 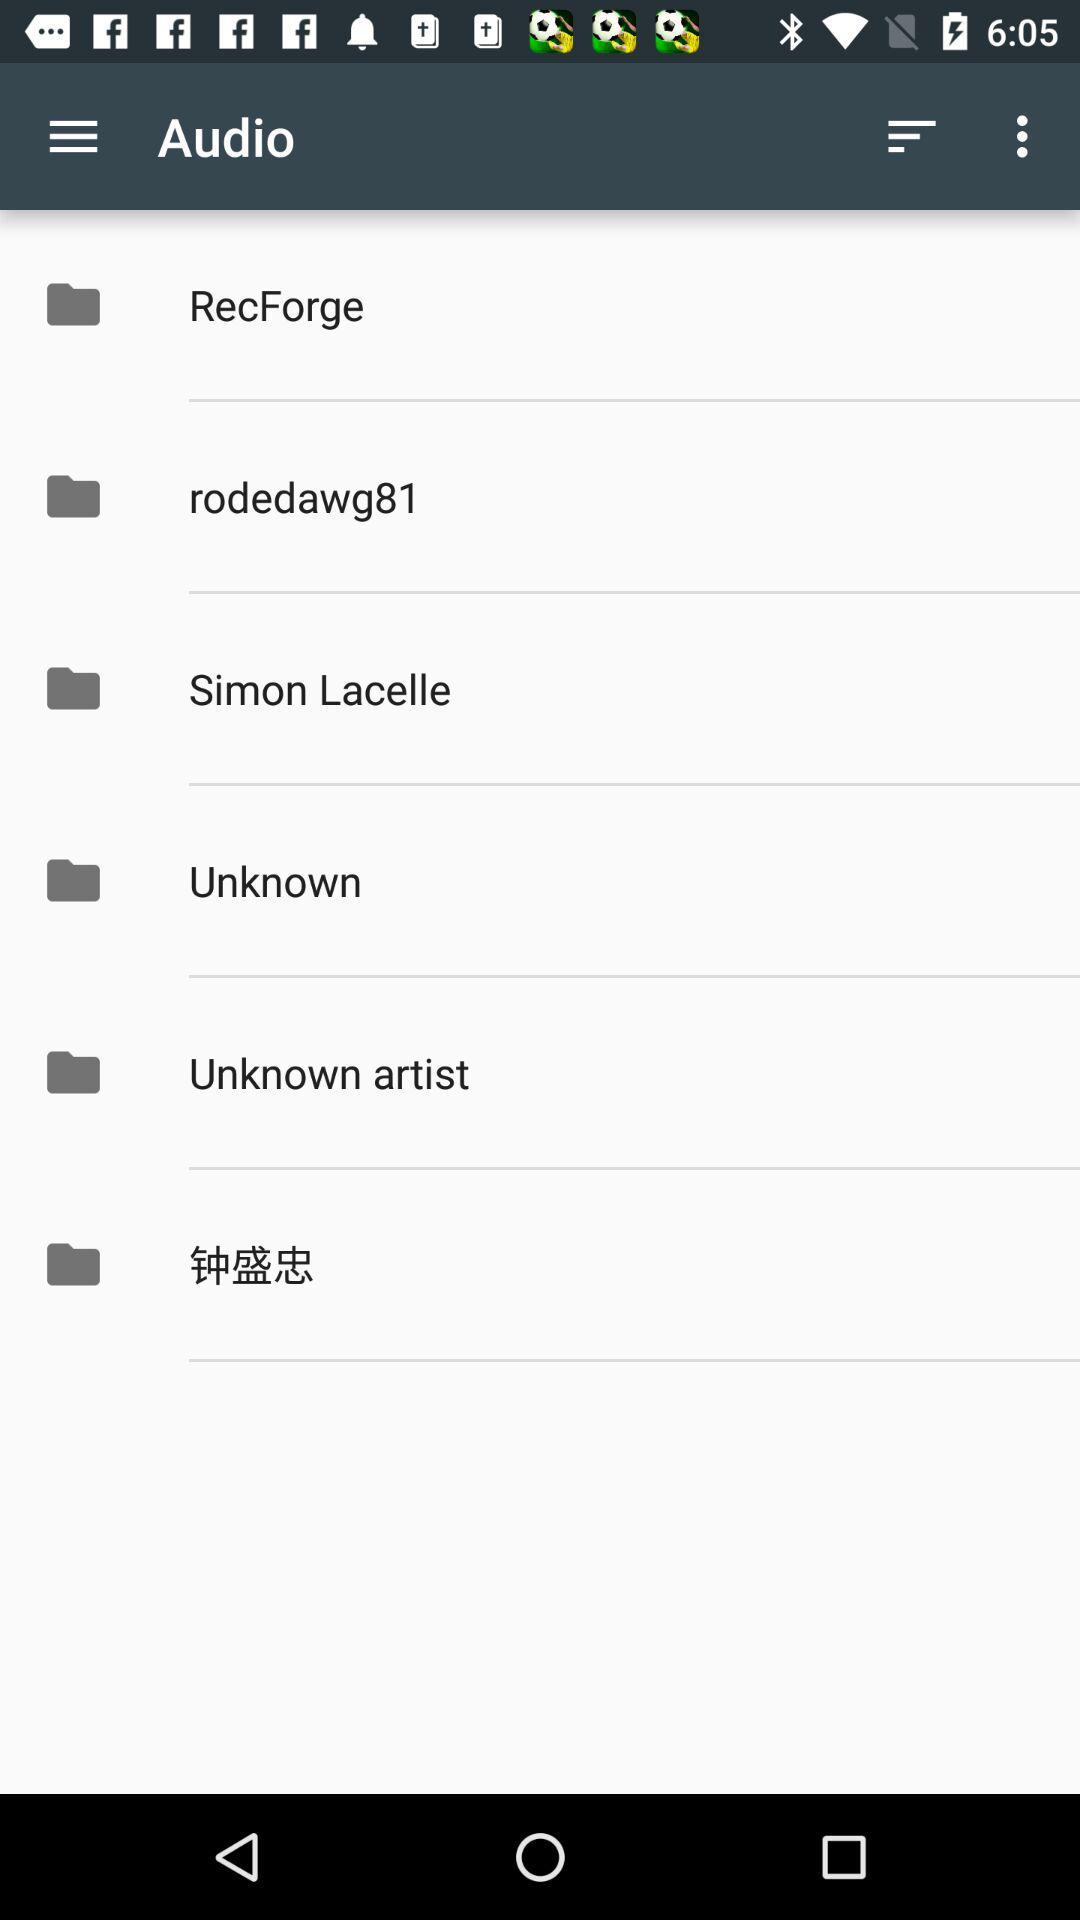 I want to click on app above rodedawg81 item, so click(x=612, y=303).